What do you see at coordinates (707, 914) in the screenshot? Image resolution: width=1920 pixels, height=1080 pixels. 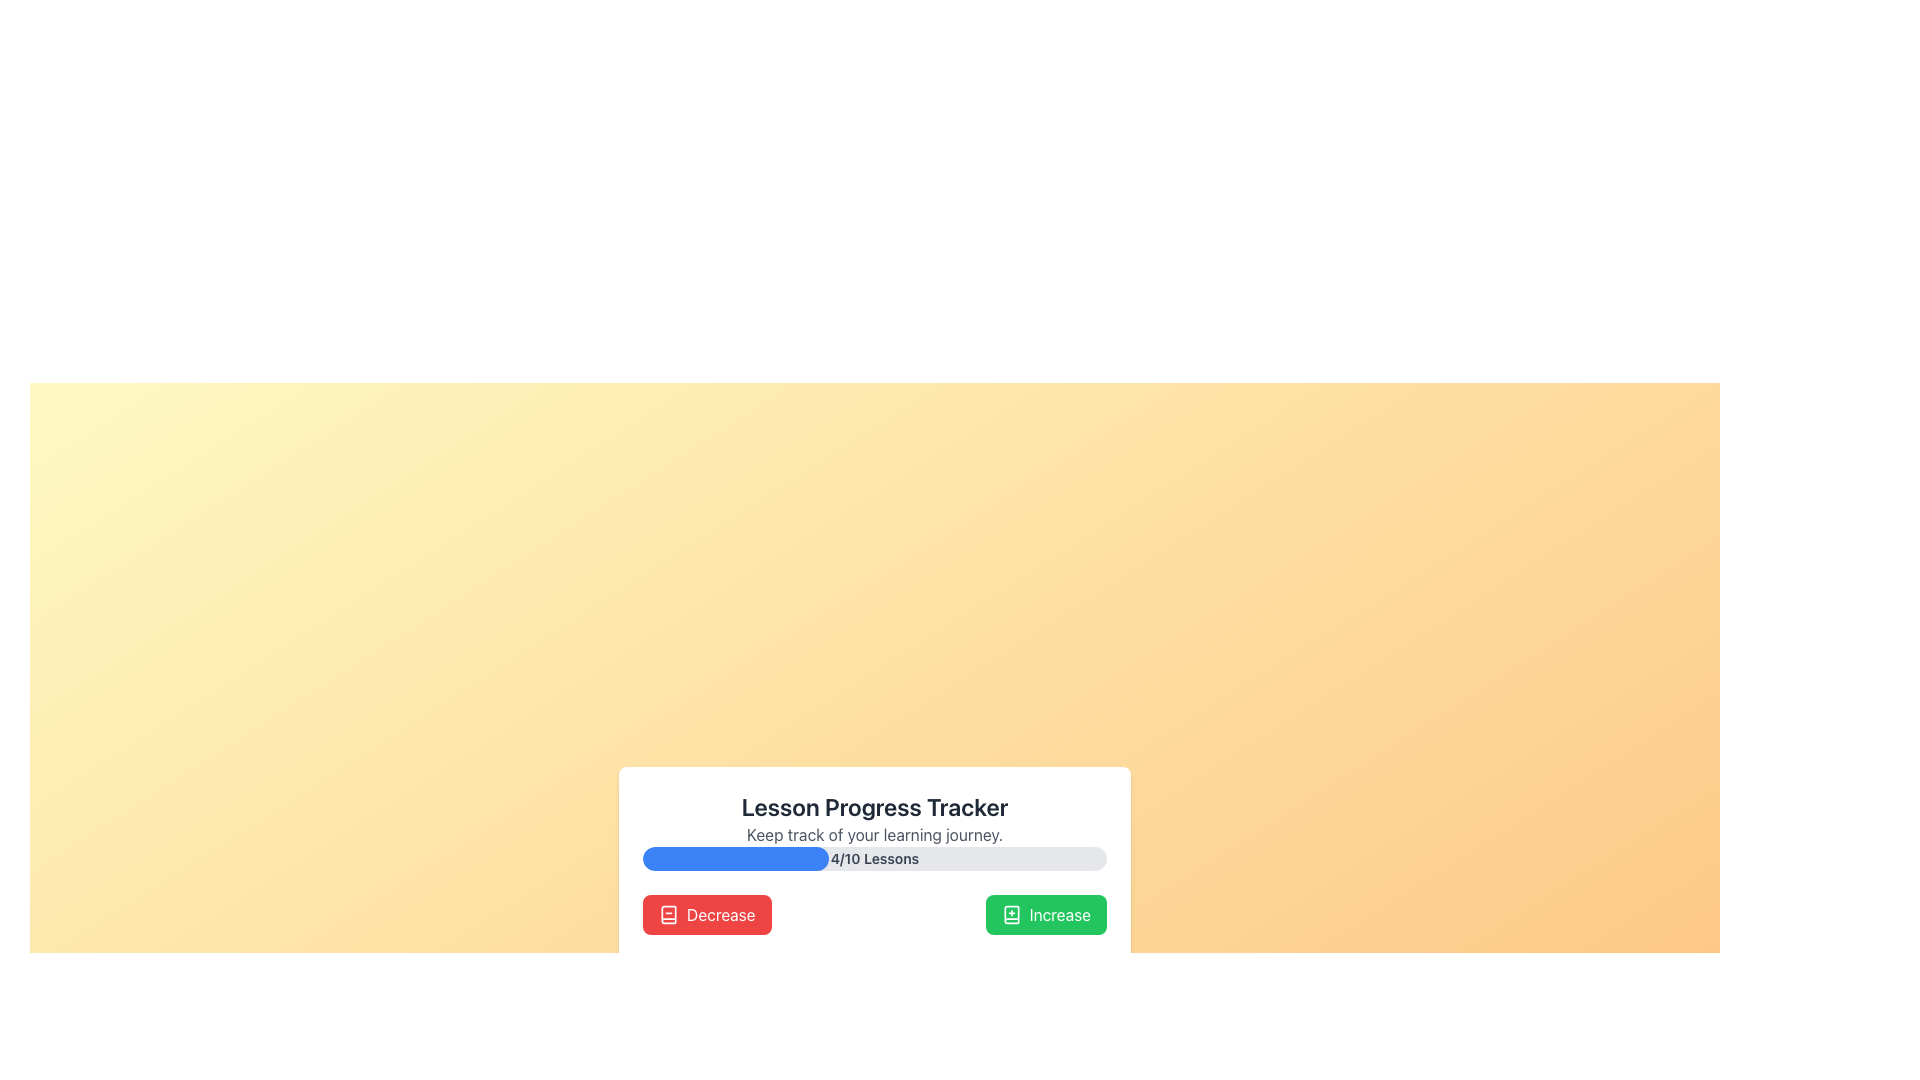 I see `the button that decreases the progress or count of a tracker, located below the progress tracker, on the left side of a horizontal layout with a green 'Increase' button to its right` at bounding box center [707, 914].